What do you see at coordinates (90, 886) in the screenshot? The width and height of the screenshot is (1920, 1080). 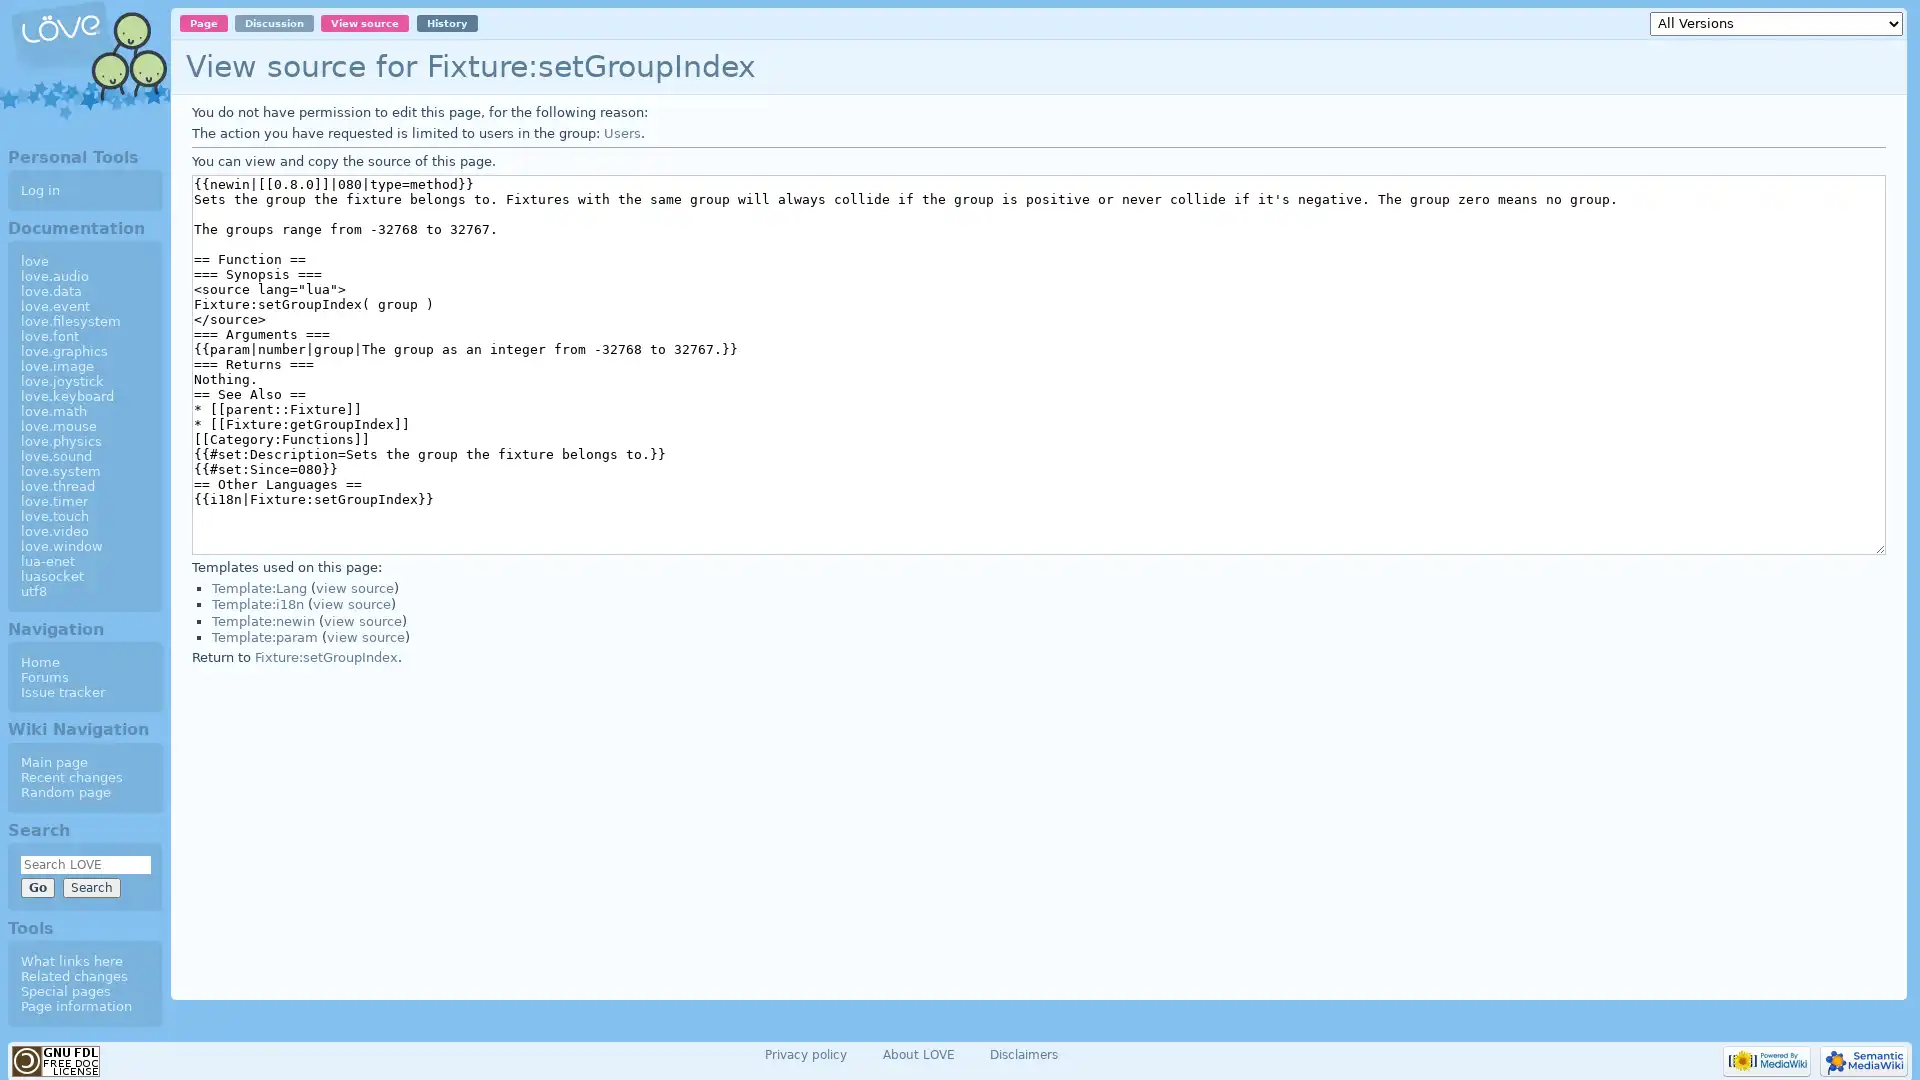 I see `Search` at bounding box center [90, 886].